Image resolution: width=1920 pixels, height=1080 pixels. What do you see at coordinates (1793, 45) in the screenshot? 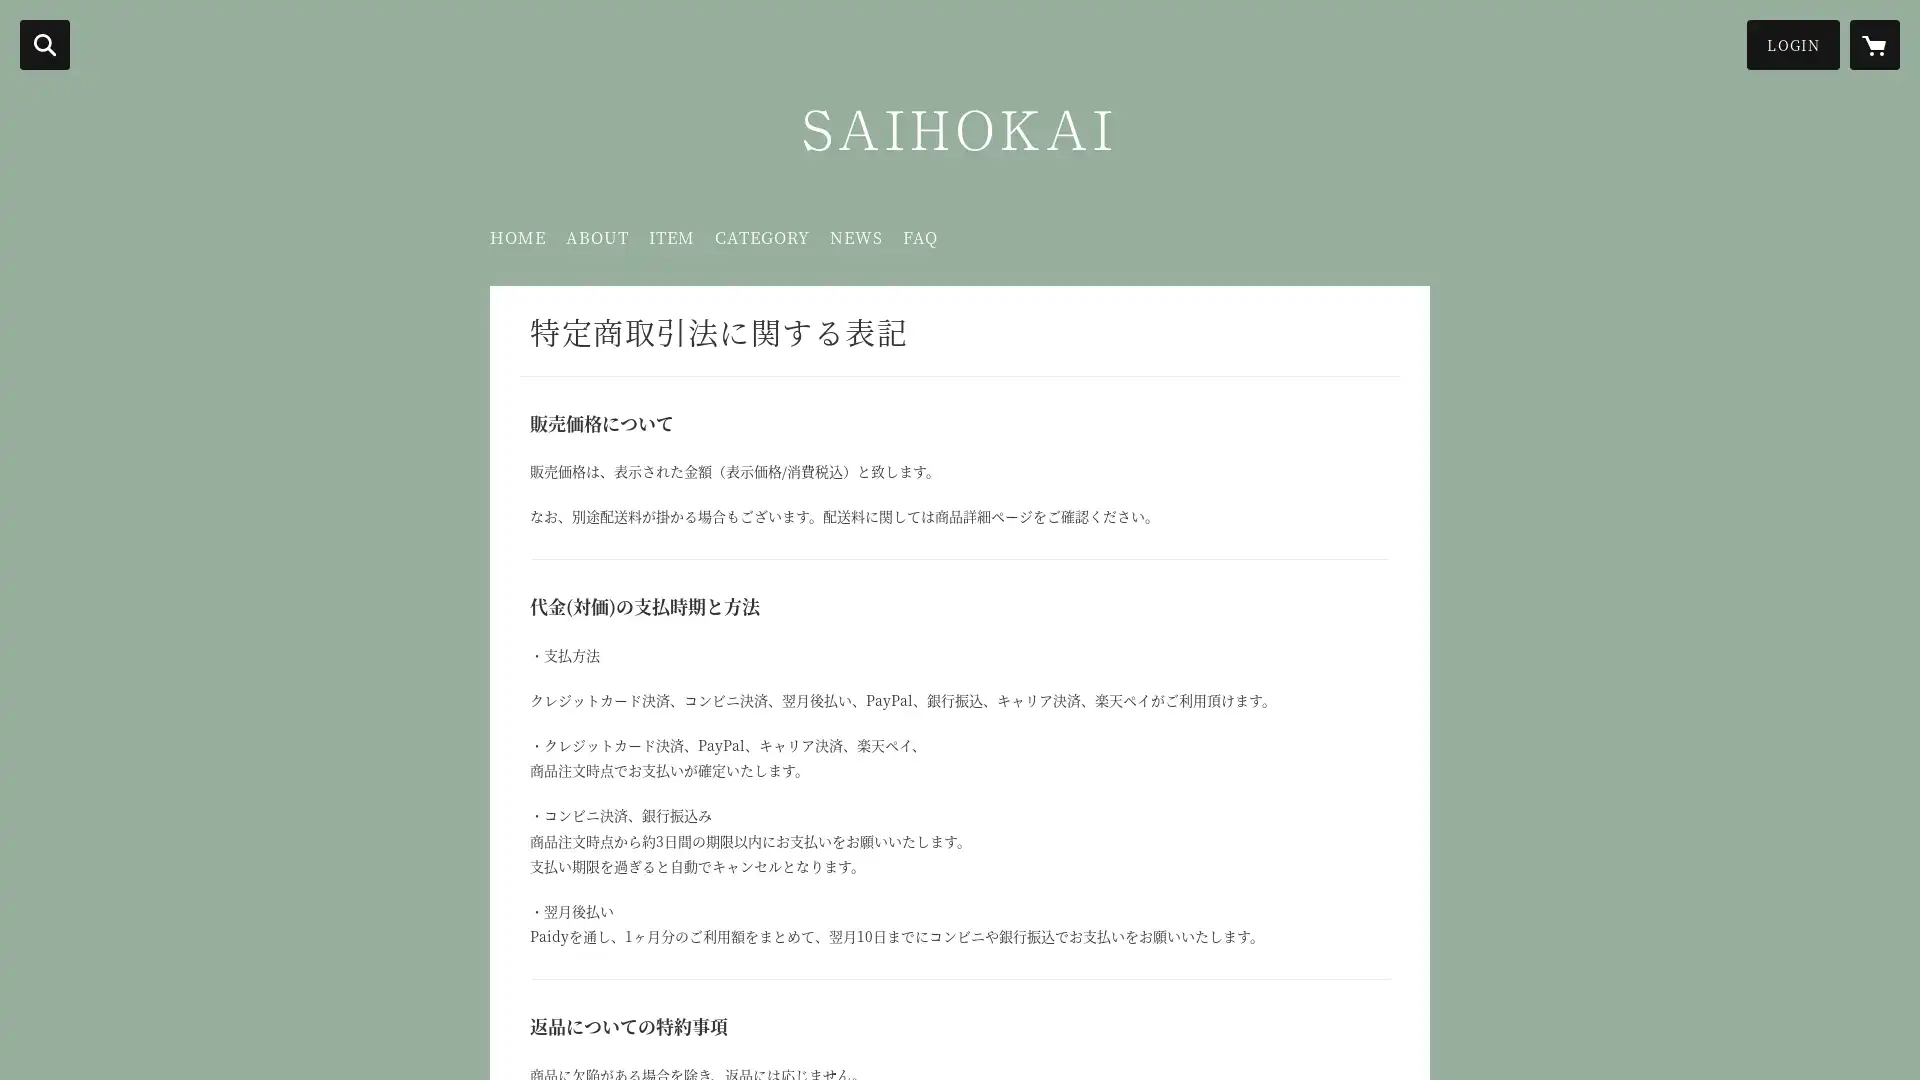
I see `LOGIN` at bounding box center [1793, 45].